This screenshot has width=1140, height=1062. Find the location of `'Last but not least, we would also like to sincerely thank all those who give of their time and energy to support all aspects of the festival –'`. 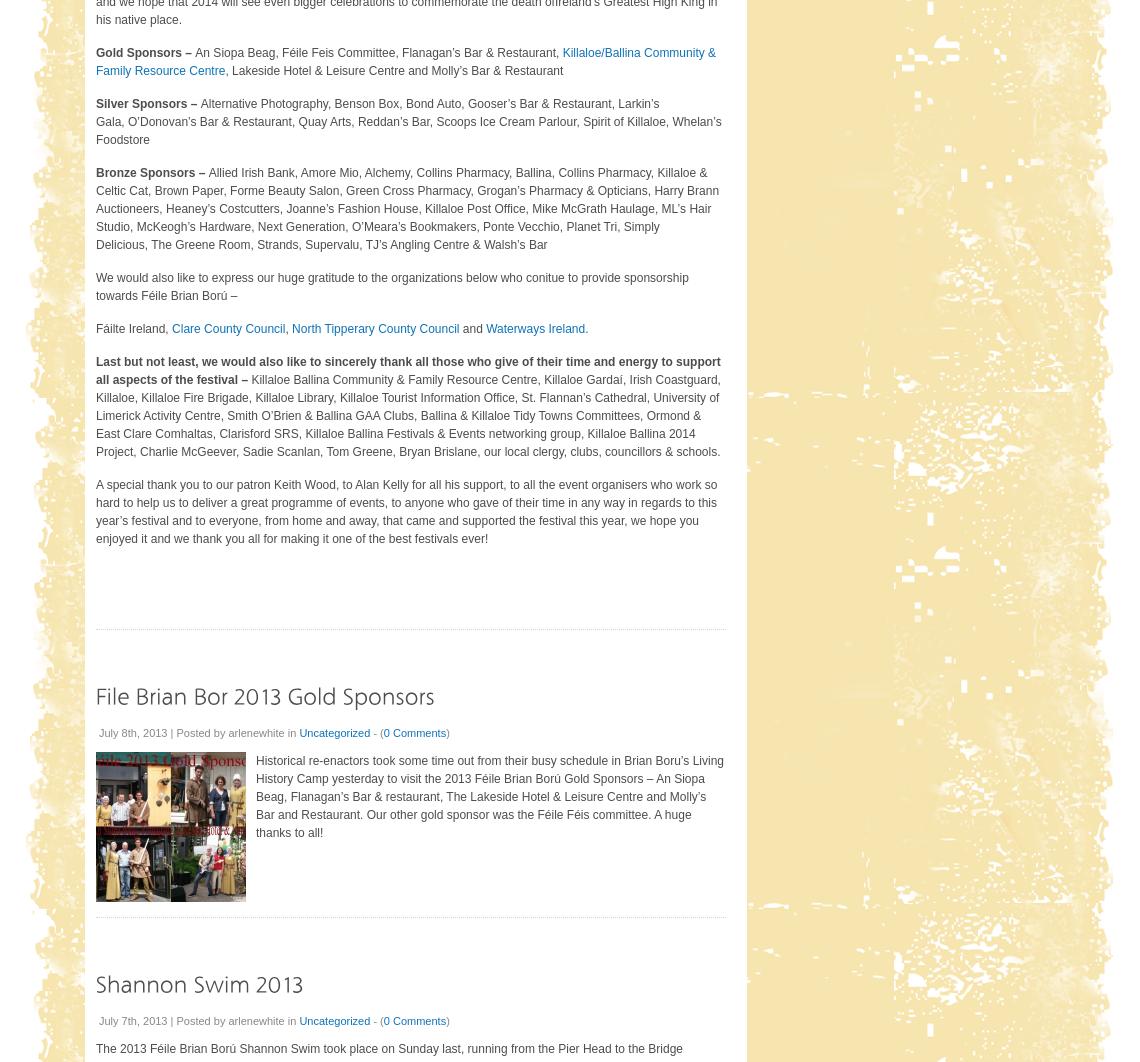

'Last but not least, we would also like to sincerely thank all those who give of their time and energy to support all aspects of the festival –' is located at coordinates (407, 369).